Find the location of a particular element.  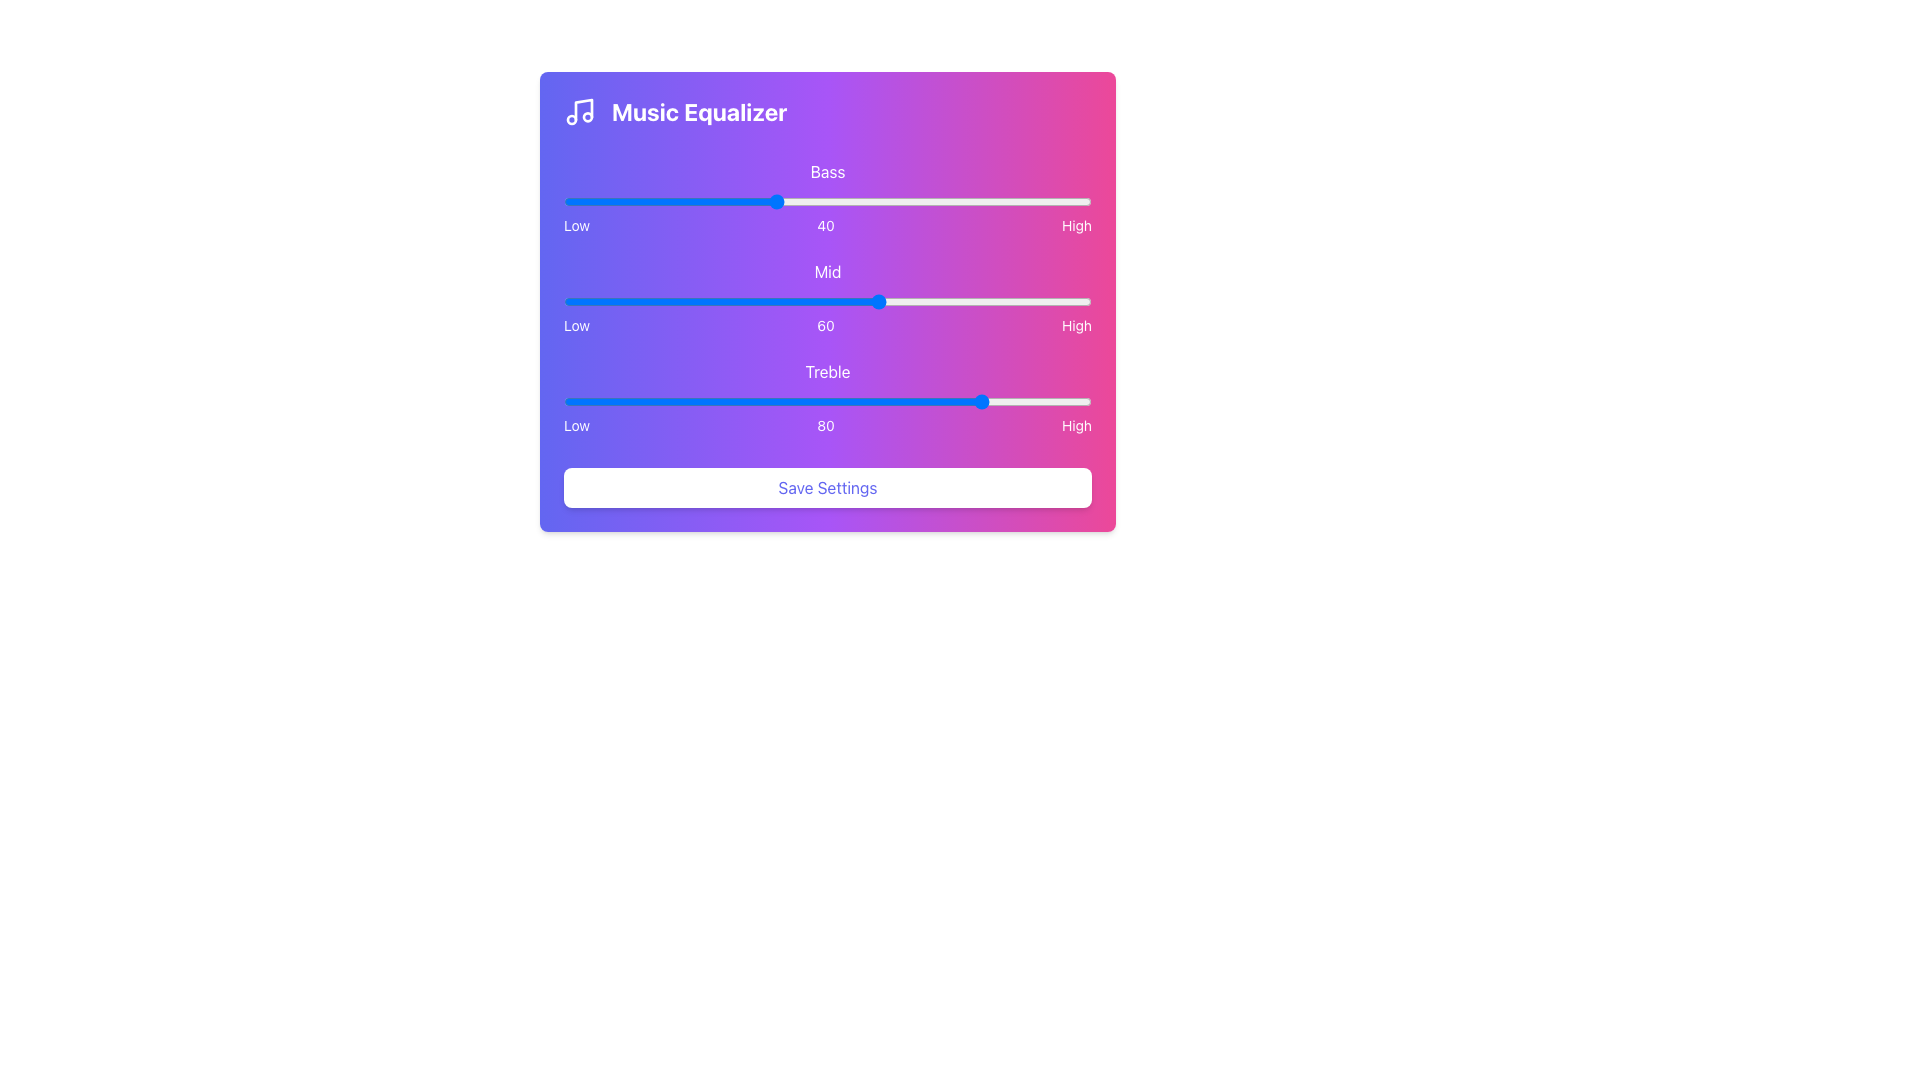

the bass level is located at coordinates (843, 201).